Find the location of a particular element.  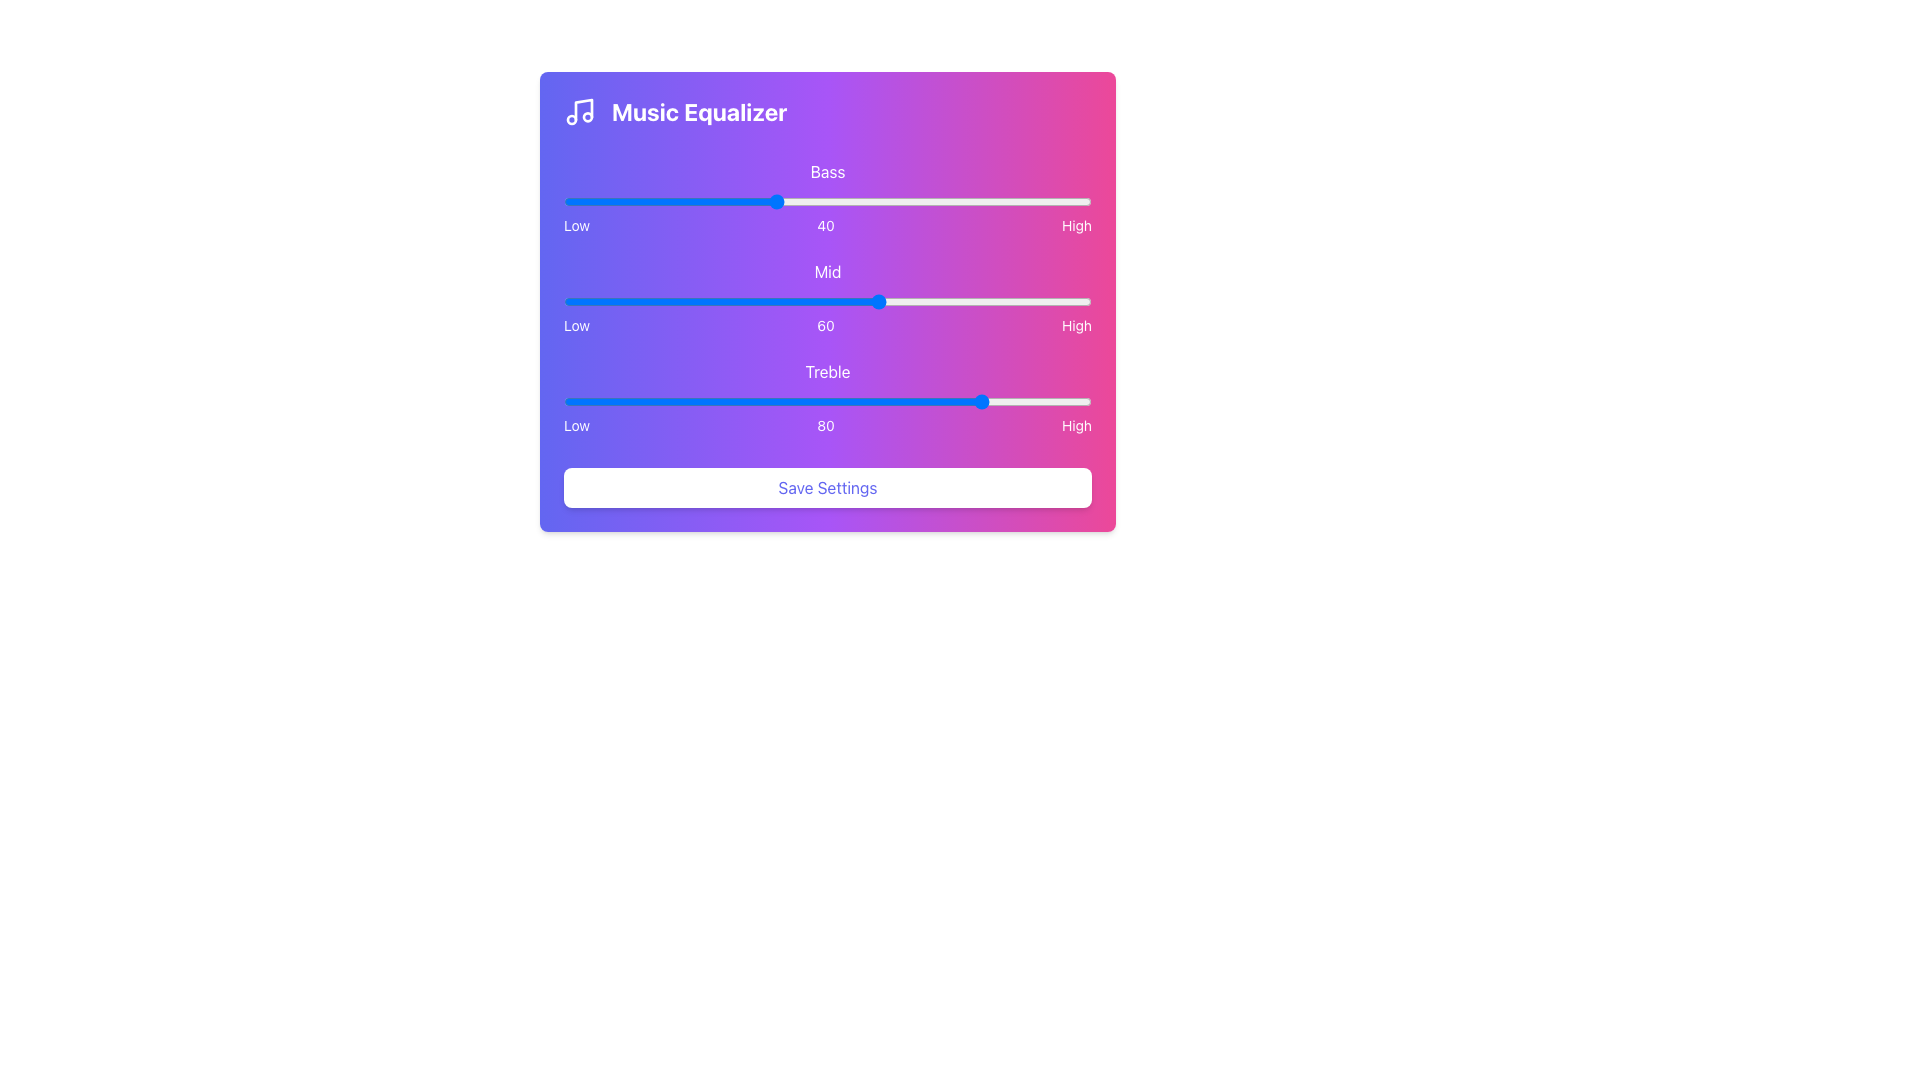

the bass level is located at coordinates (843, 201).